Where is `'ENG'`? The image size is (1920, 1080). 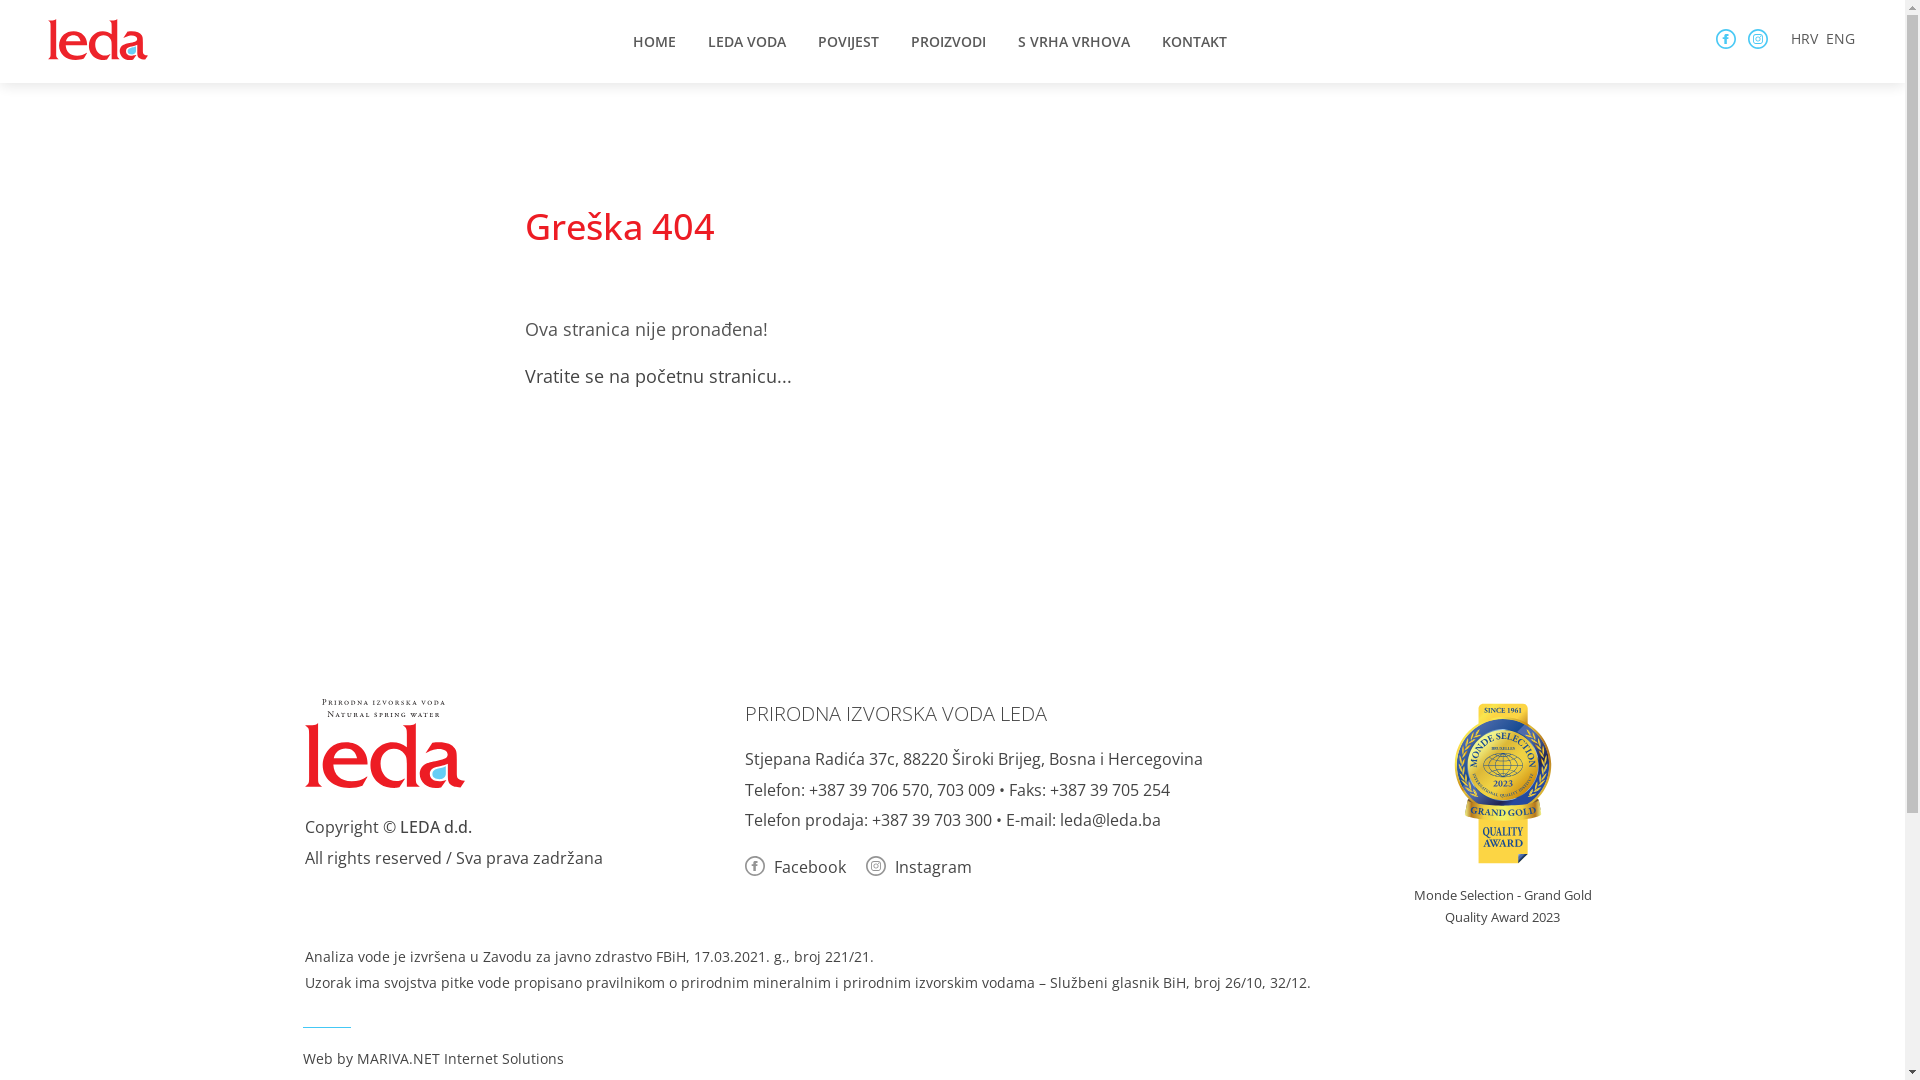 'ENG' is located at coordinates (1840, 38).